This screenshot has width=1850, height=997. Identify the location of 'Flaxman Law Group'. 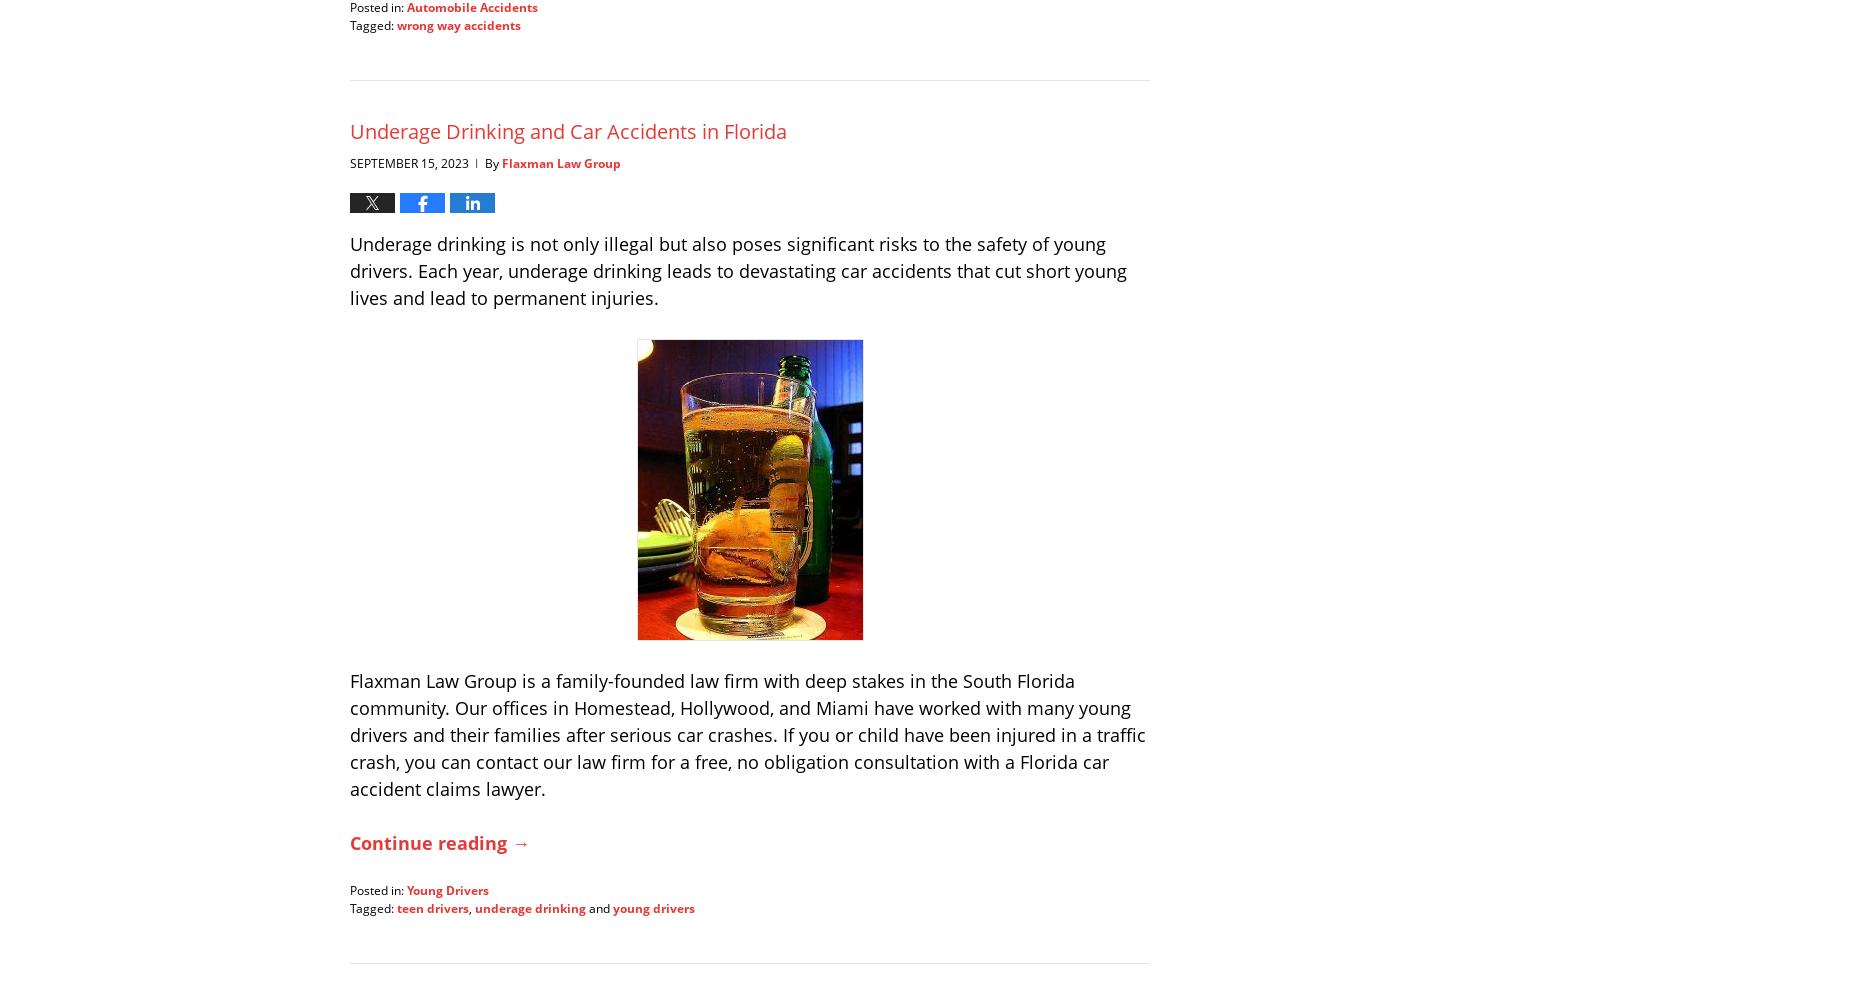
(561, 161).